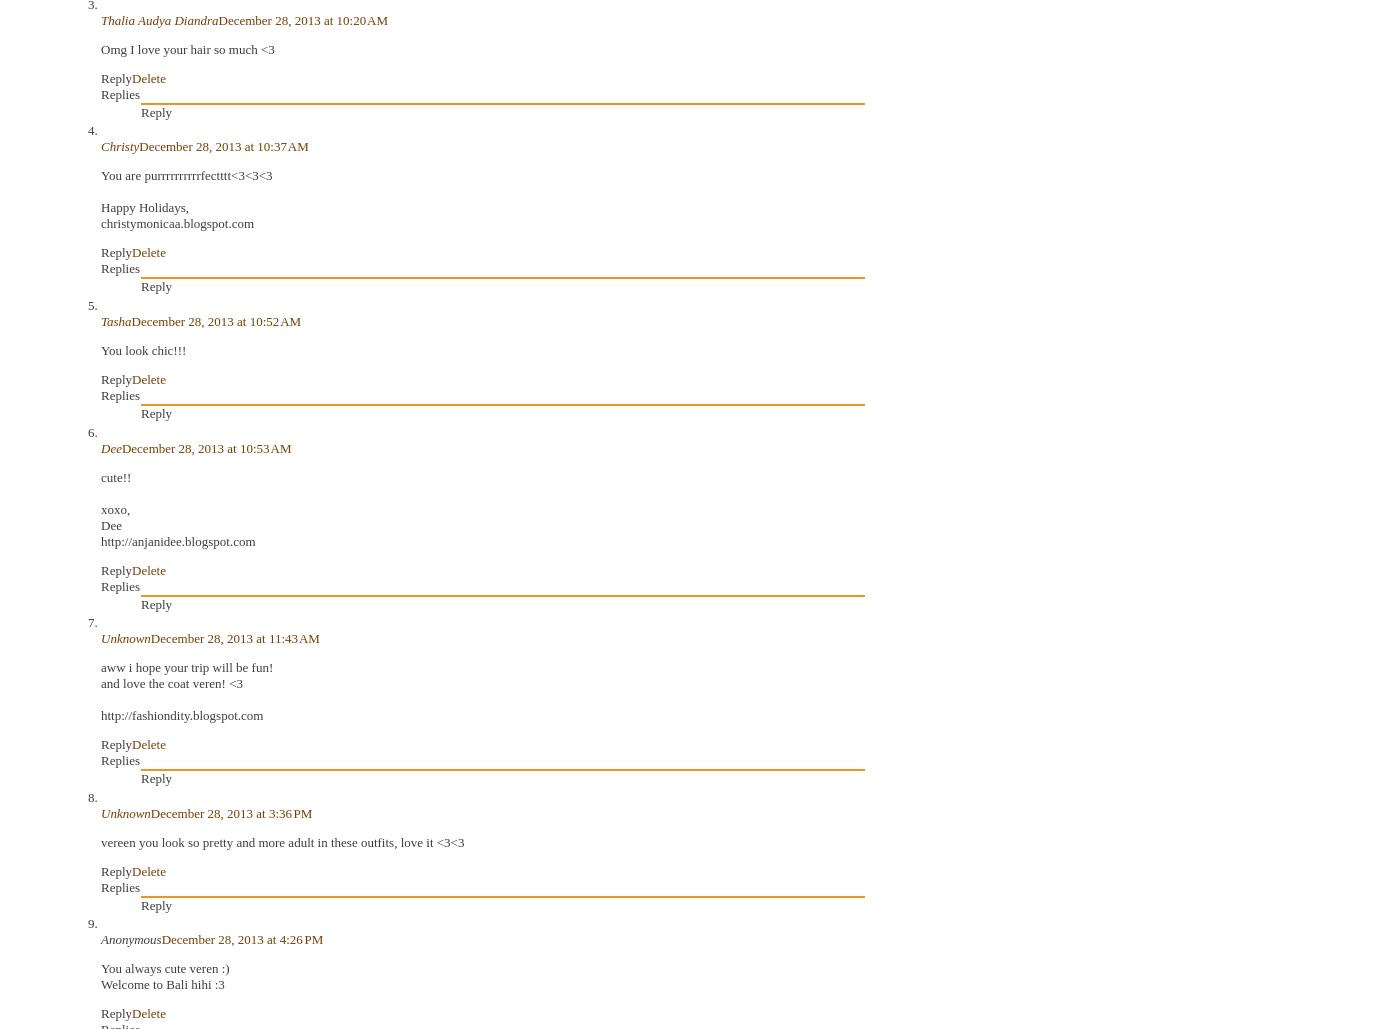  What do you see at coordinates (185, 175) in the screenshot?
I see `'You are purrrrrrrrrrfectttt<3<3<3'` at bounding box center [185, 175].